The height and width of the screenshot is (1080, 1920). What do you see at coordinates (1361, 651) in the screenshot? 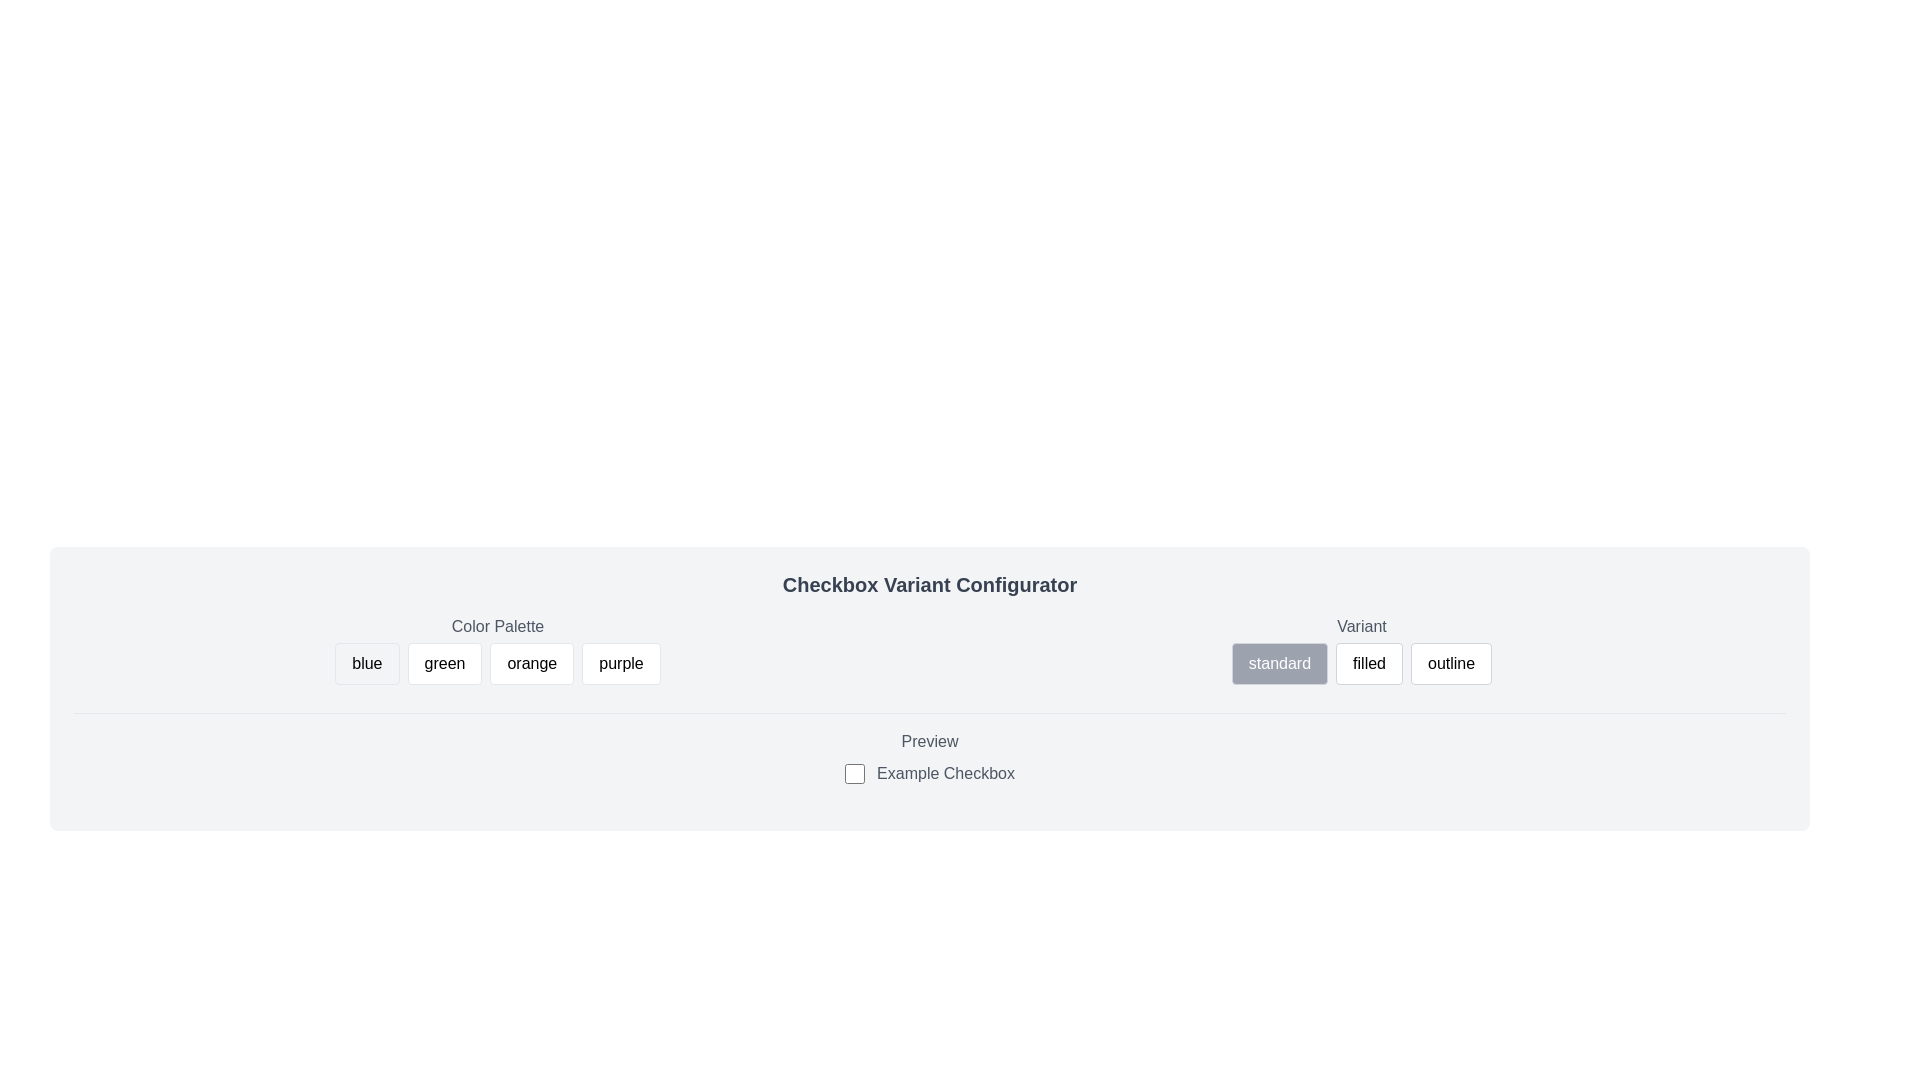
I see `the second button in the 'Variant' group` at bounding box center [1361, 651].